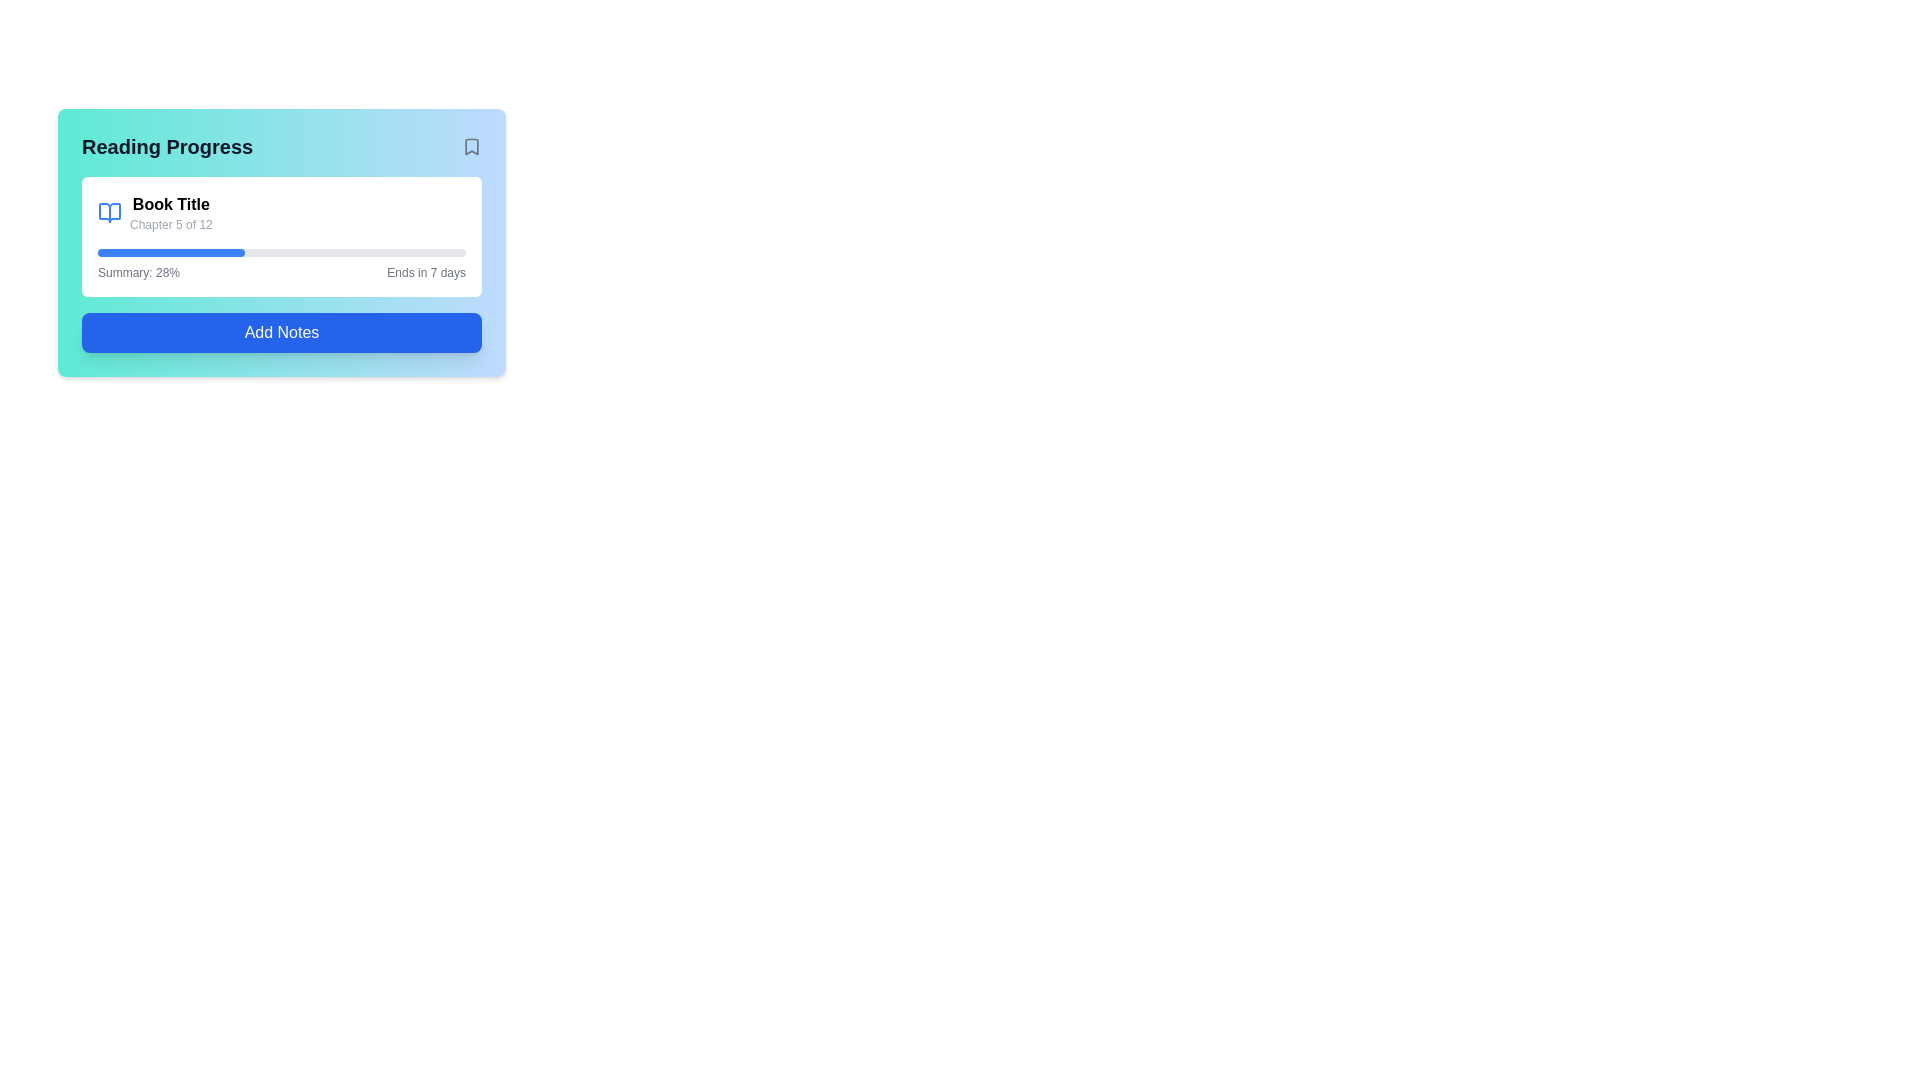 The image size is (1920, 1080). Describe the element at coordinates (138, 273) in the screenshot. I see `the text label displaying 'Summary: 28%' which is located in the bottom left of the 'Reading Progress' card, underneath the progress bar` at that location.